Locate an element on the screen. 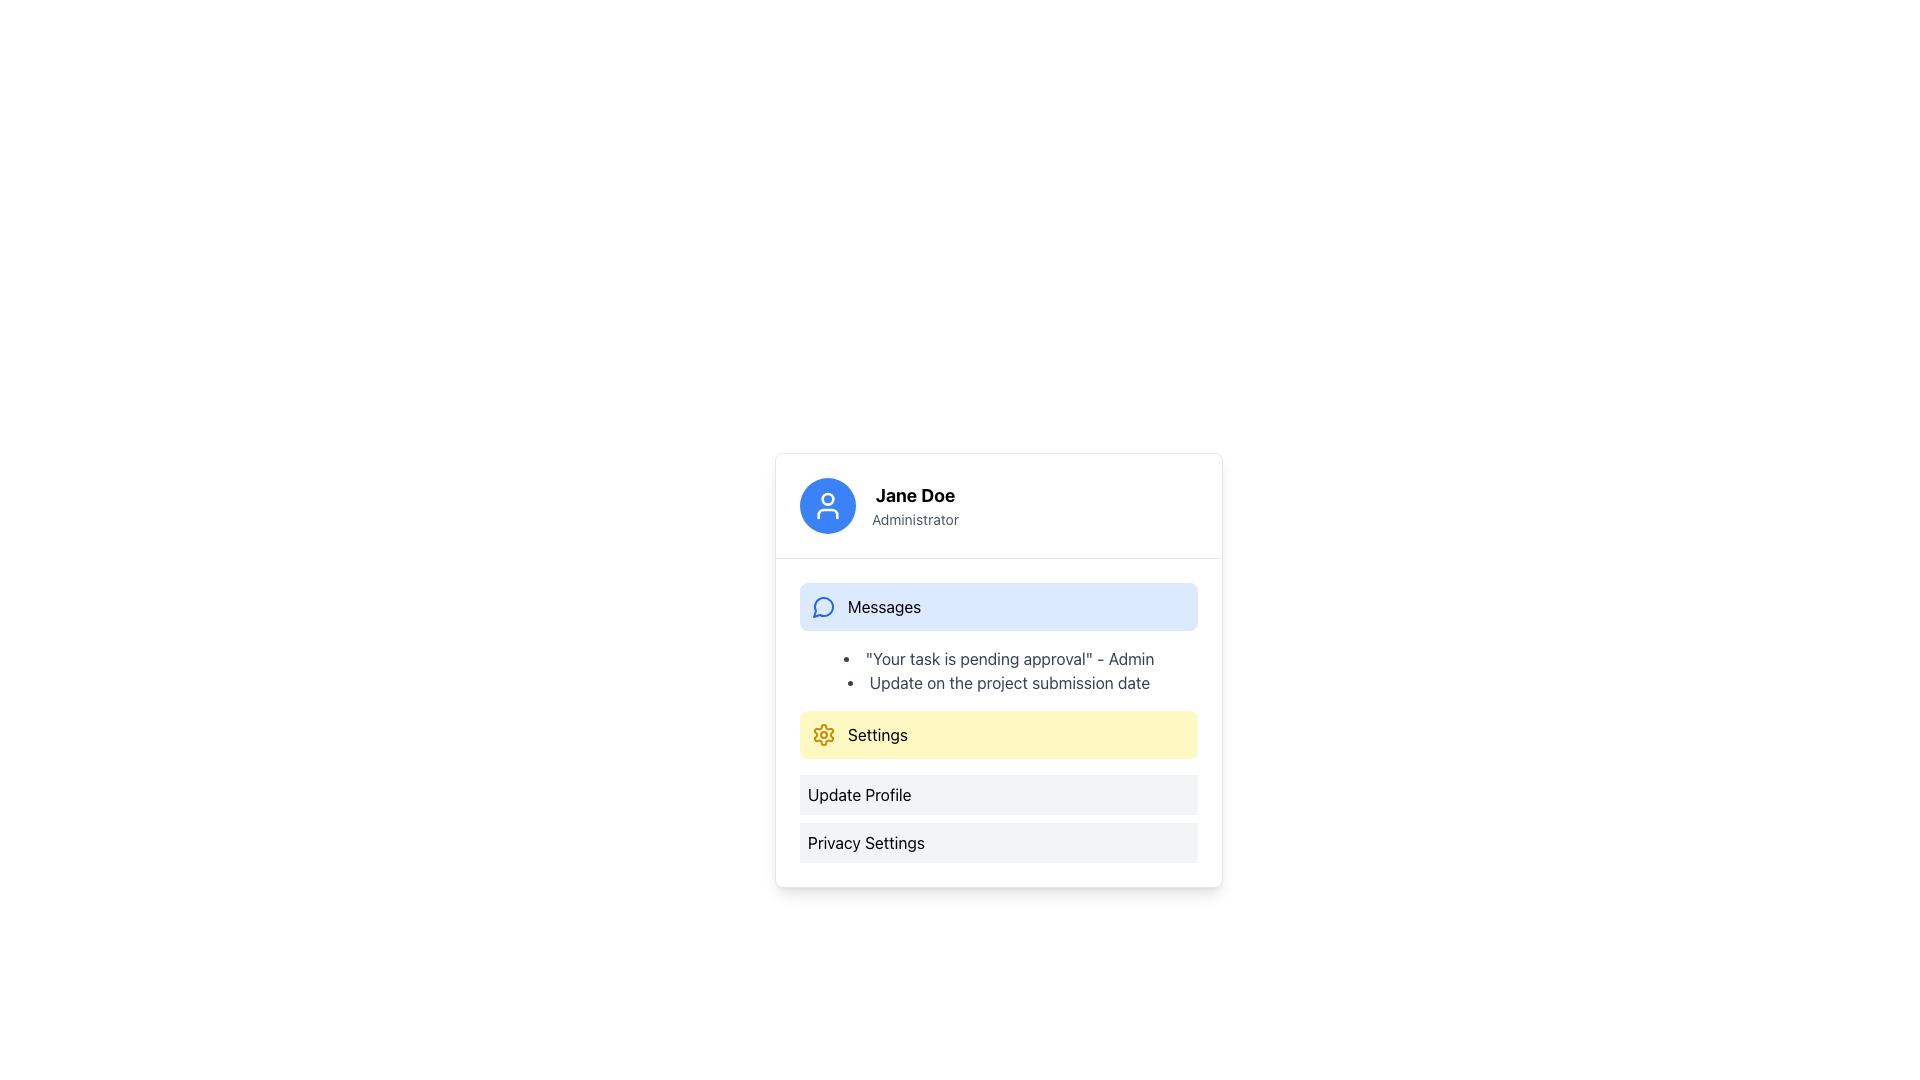 This screenshot has width=1920, height=1080. the speech bubble icon in the 'Messages' section, which has a blue stroke and is positioned to the left of the 'Messages' label is located at coordinates (823, 606).